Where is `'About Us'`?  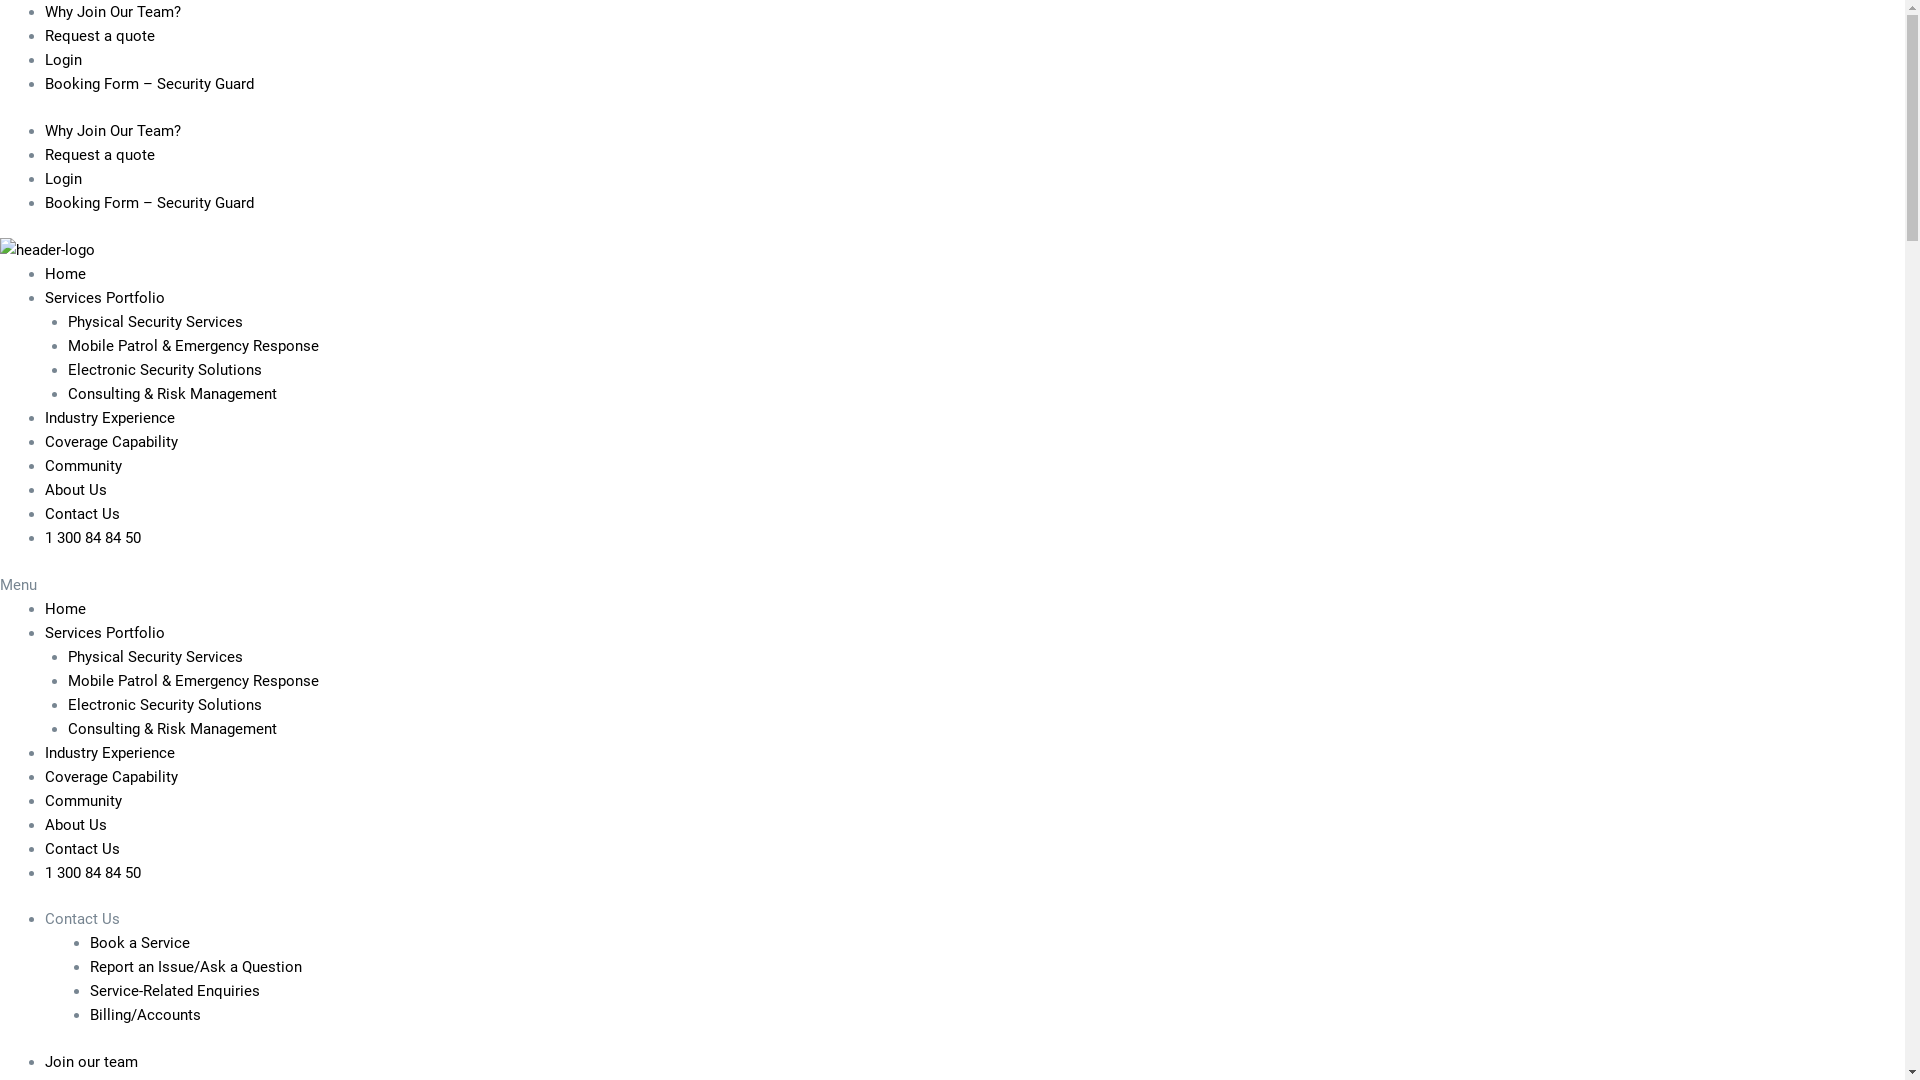
'About Us' is located at coordinates (76, 825).